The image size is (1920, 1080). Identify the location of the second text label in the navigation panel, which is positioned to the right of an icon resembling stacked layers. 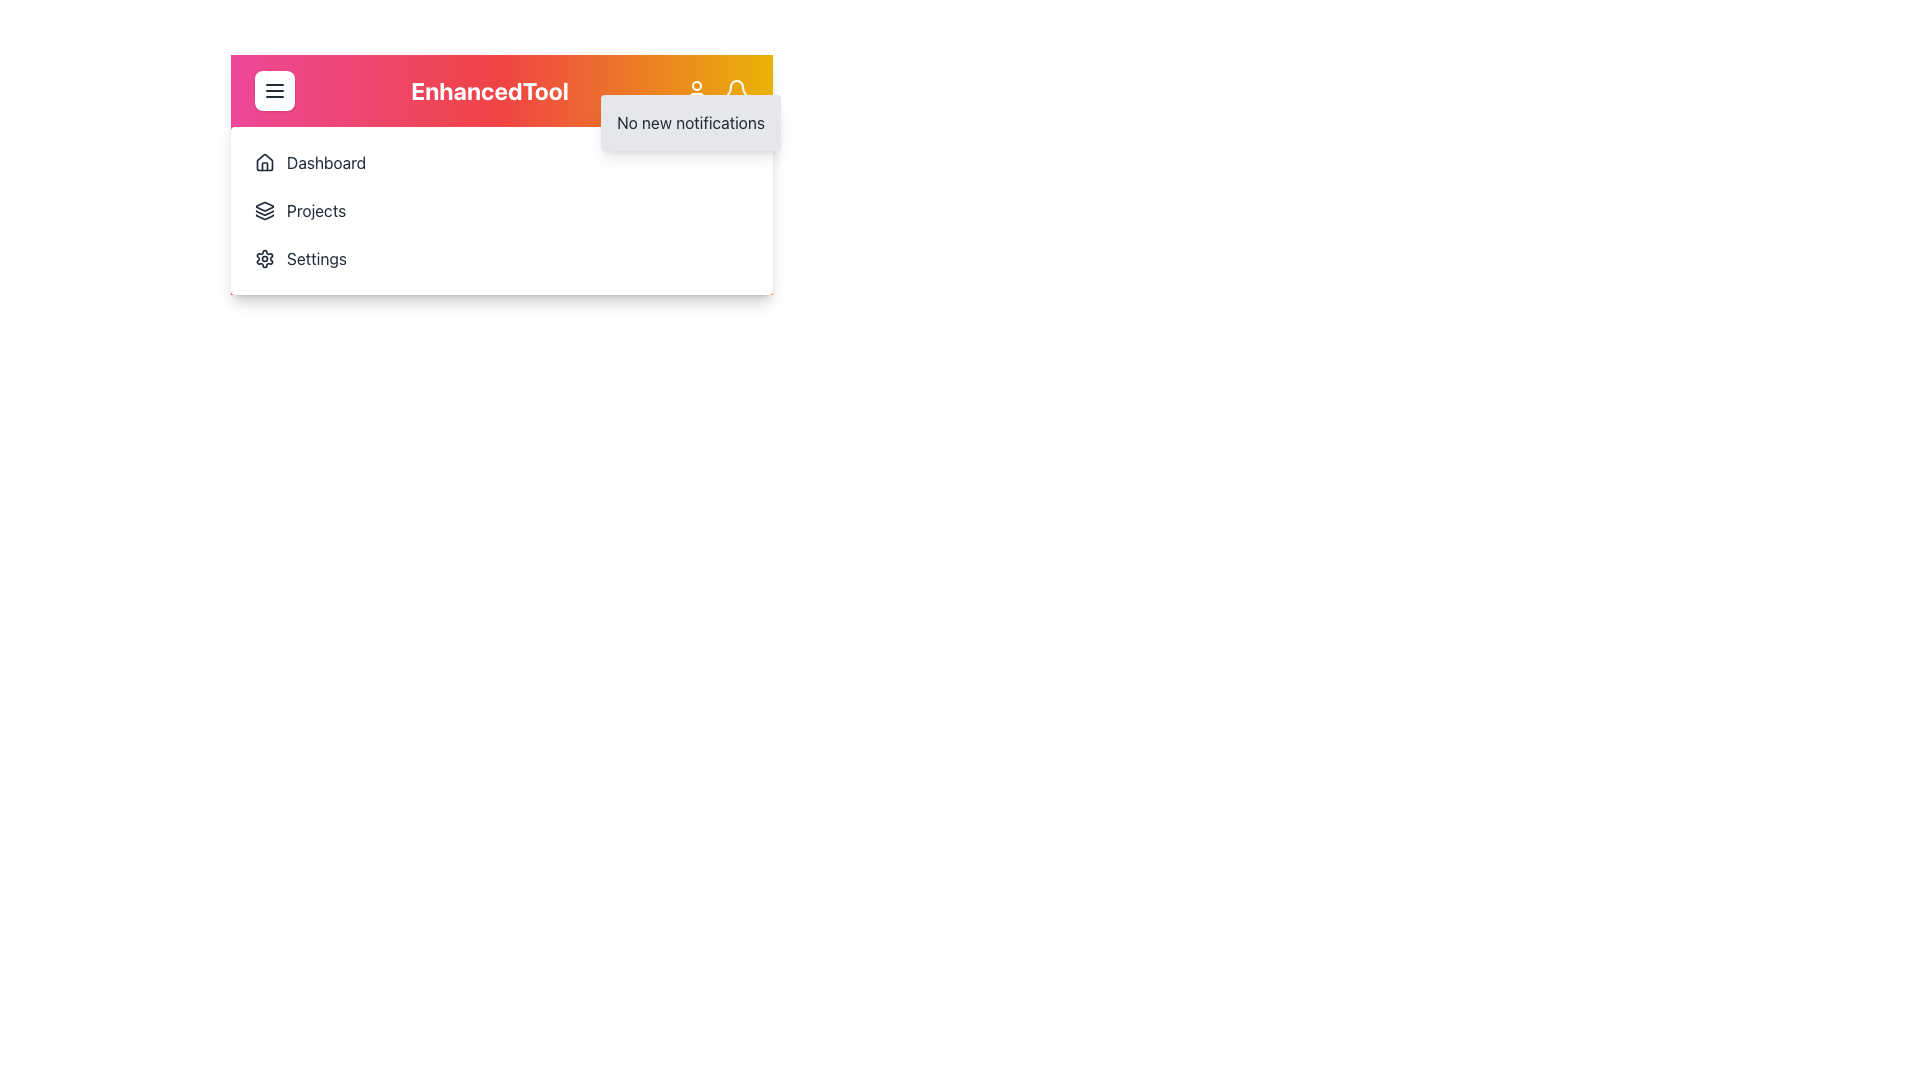
(315, 211).